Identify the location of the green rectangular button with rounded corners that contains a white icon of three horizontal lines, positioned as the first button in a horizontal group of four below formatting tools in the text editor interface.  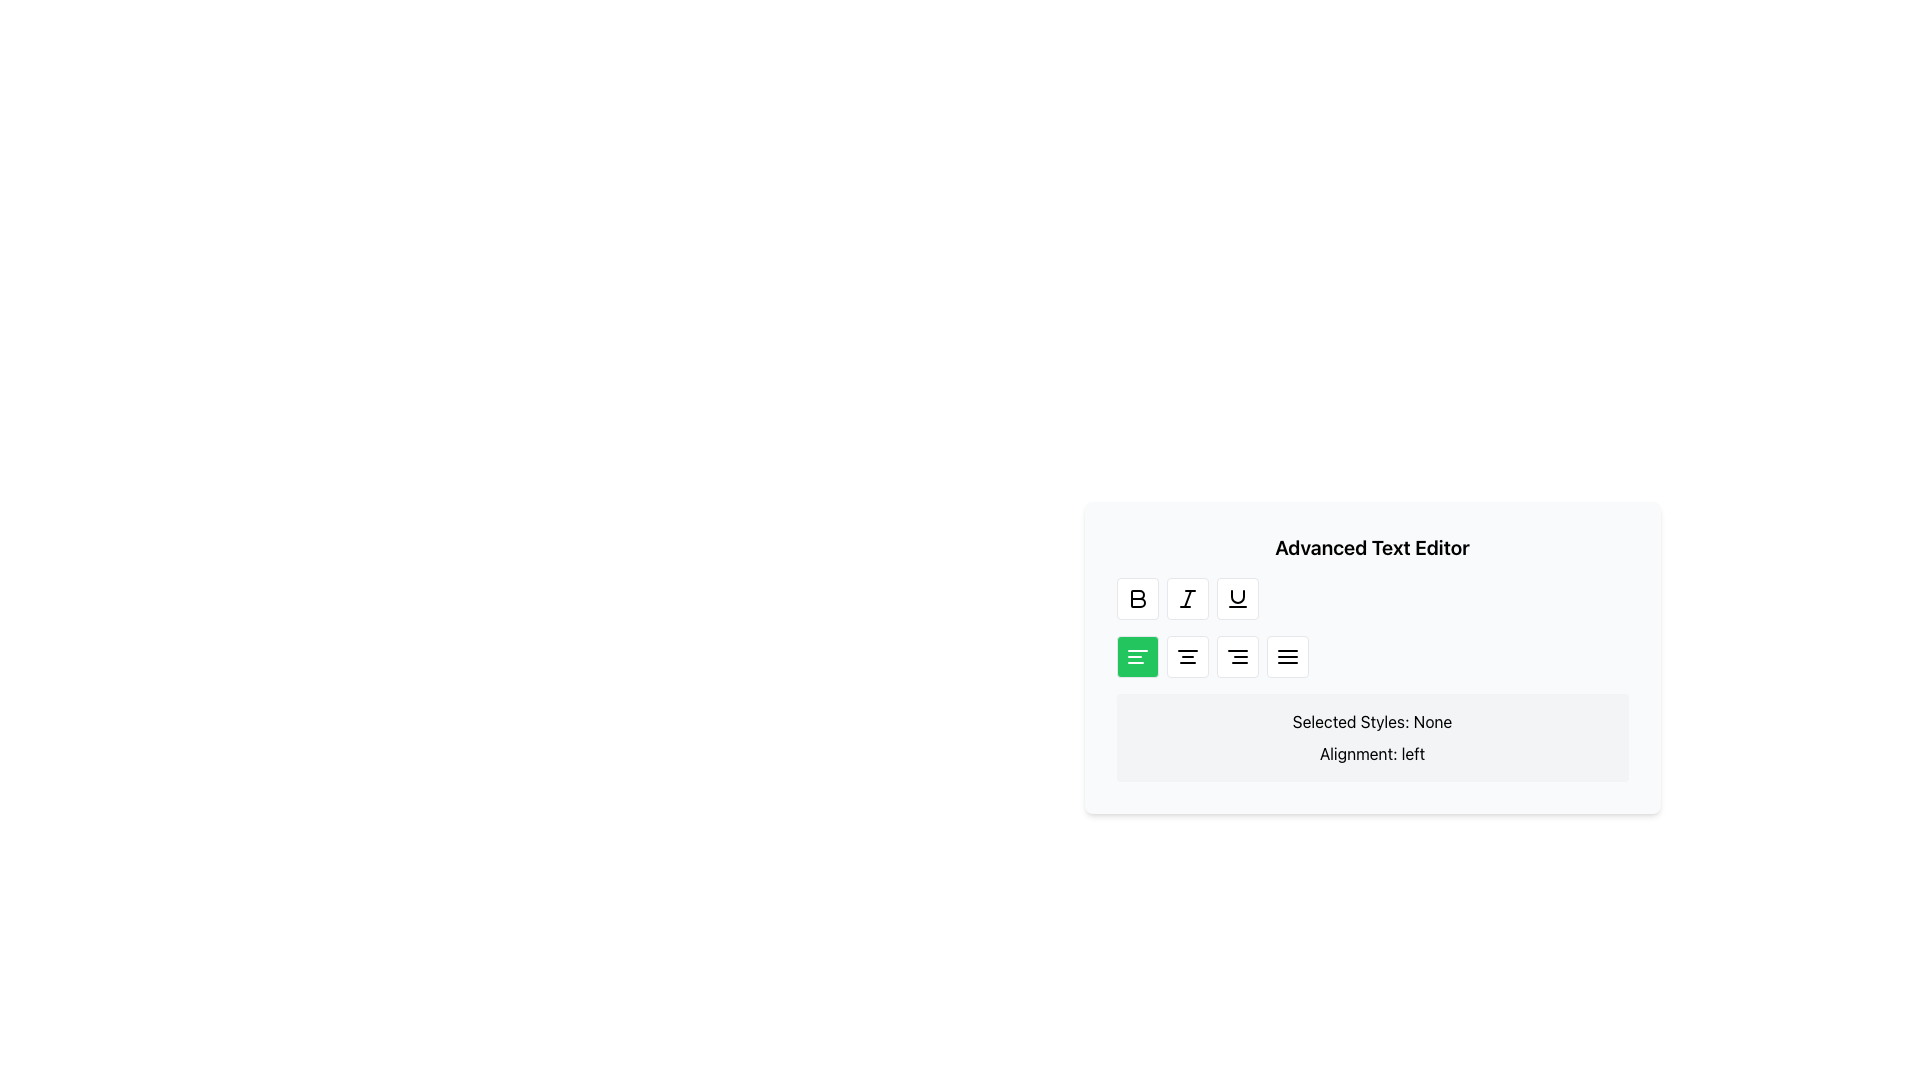
(1137, 656).